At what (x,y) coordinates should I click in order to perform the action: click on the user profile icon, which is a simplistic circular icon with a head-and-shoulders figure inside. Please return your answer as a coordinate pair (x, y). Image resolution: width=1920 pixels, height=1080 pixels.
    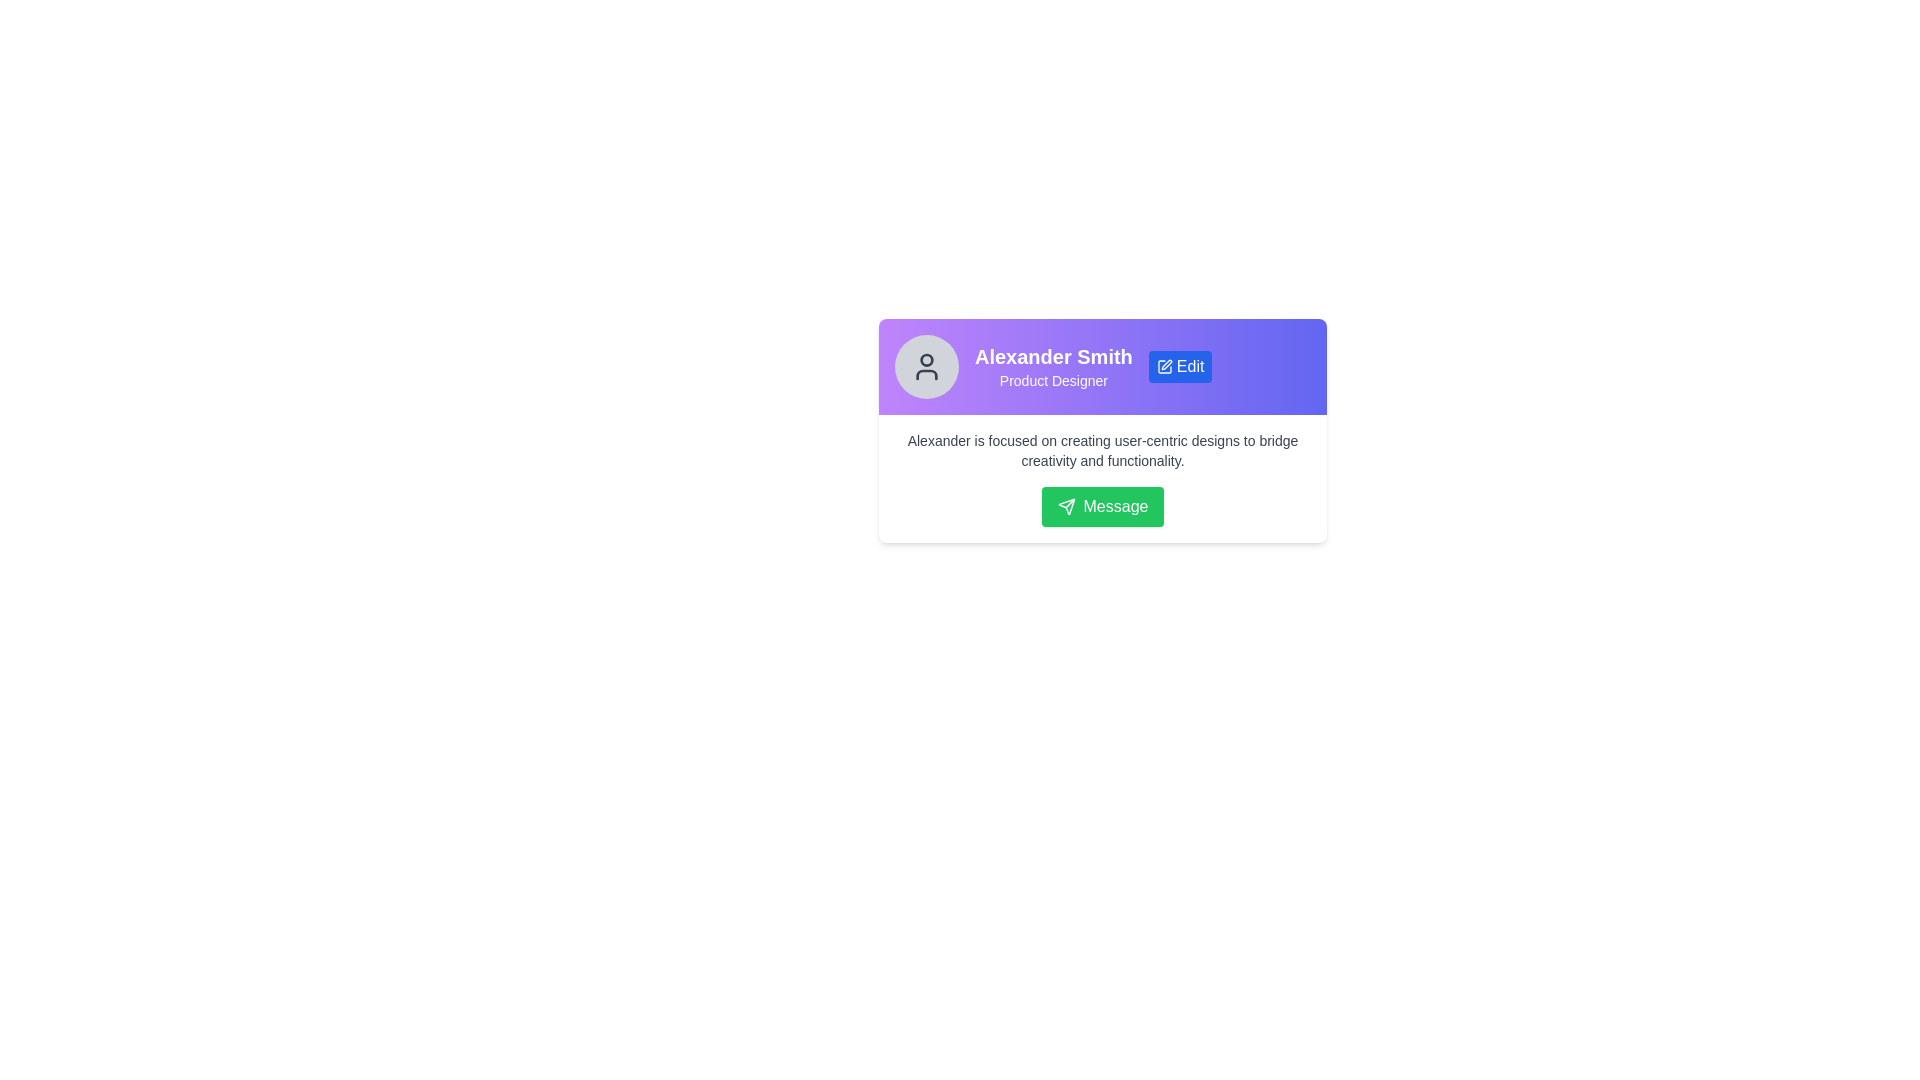
    Looking at the image, I should click on (925, 366).